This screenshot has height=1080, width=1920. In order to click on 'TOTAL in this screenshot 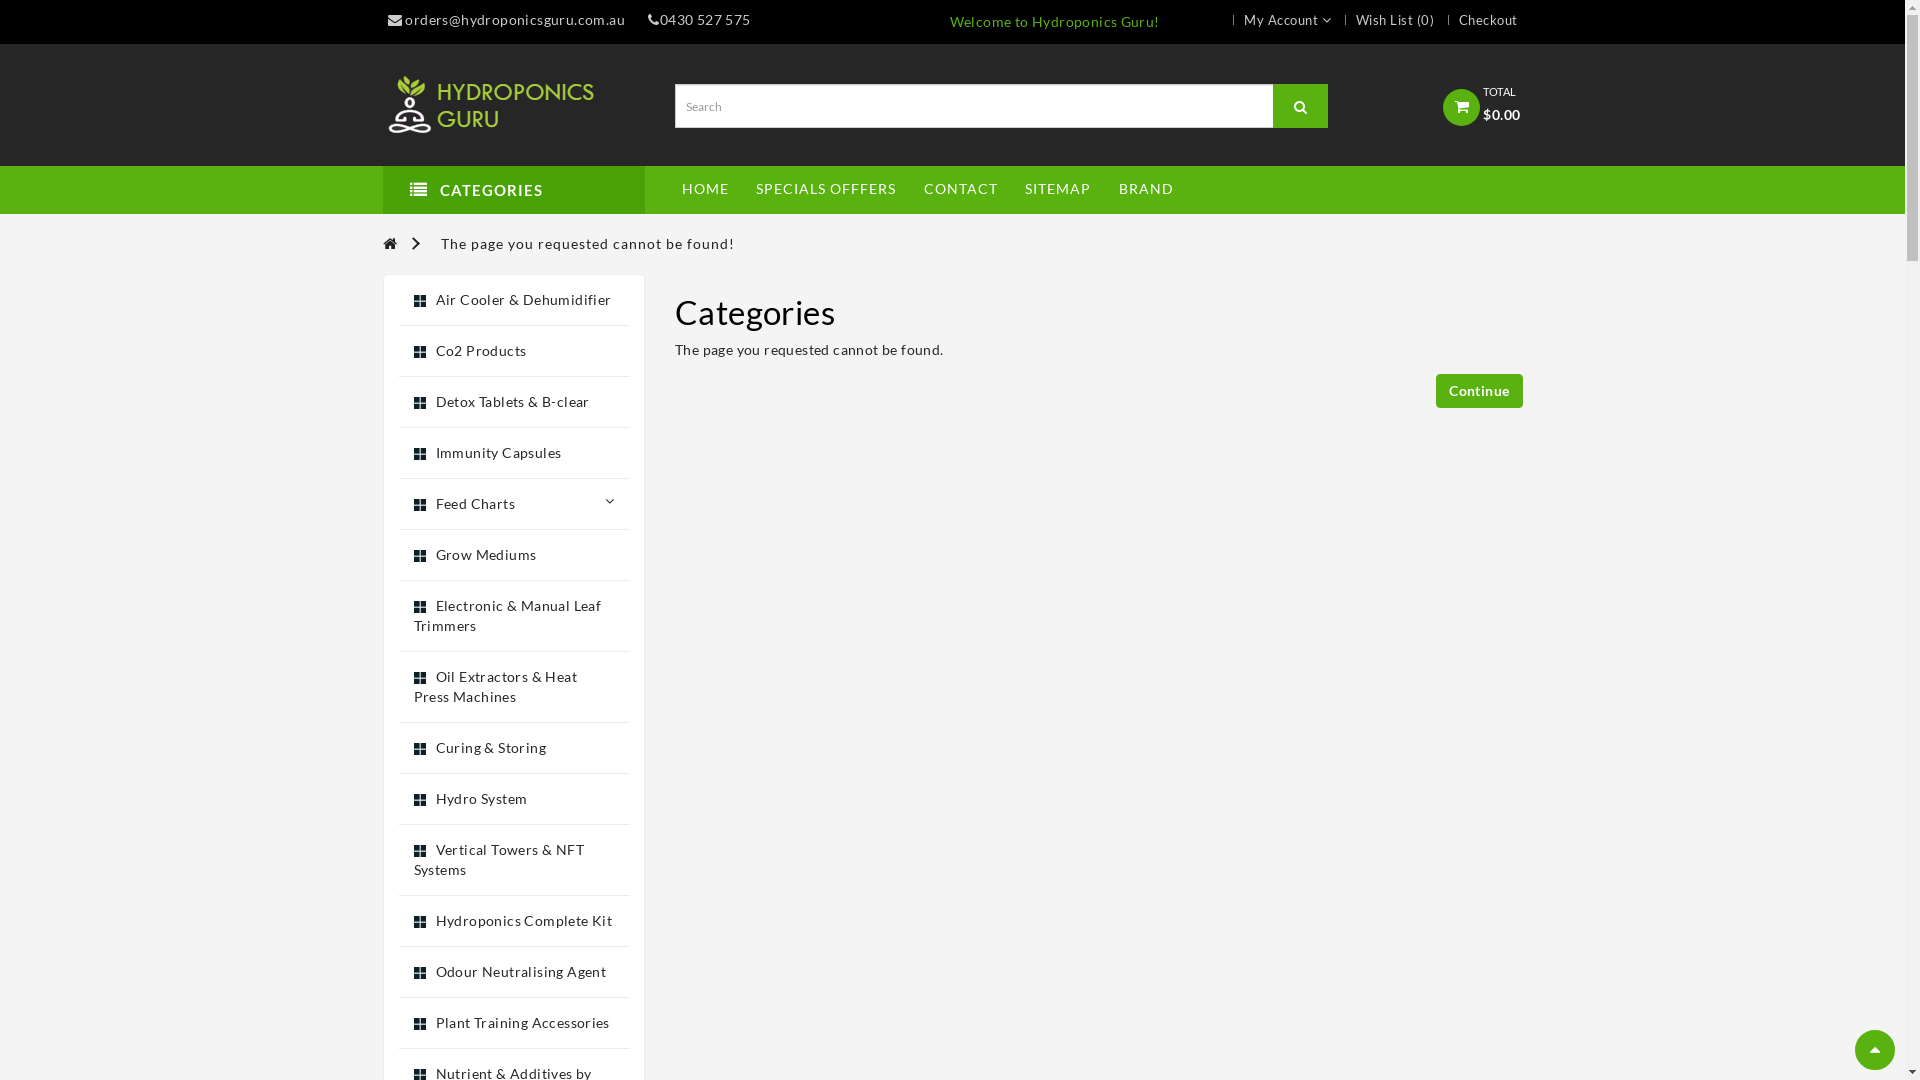, I will do `click(1482, 96)`.